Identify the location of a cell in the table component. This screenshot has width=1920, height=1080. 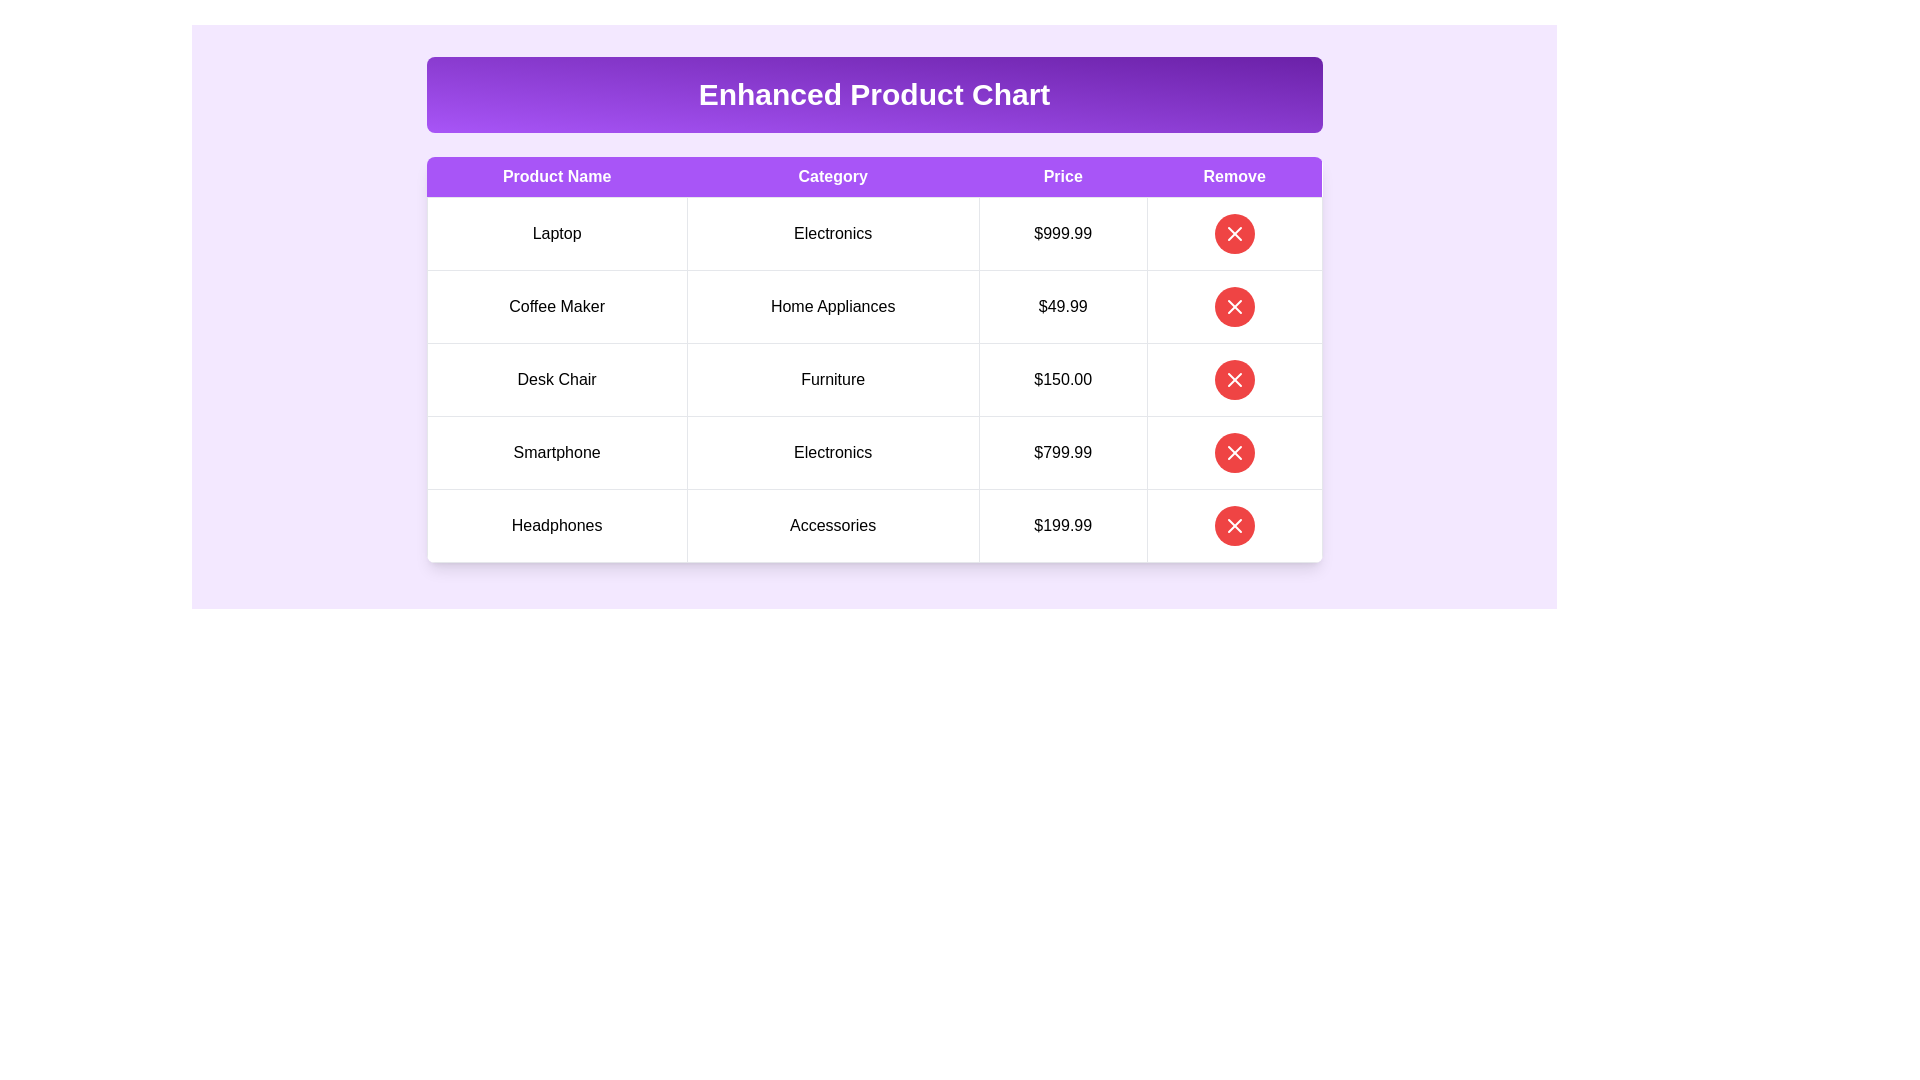
(874, 309).